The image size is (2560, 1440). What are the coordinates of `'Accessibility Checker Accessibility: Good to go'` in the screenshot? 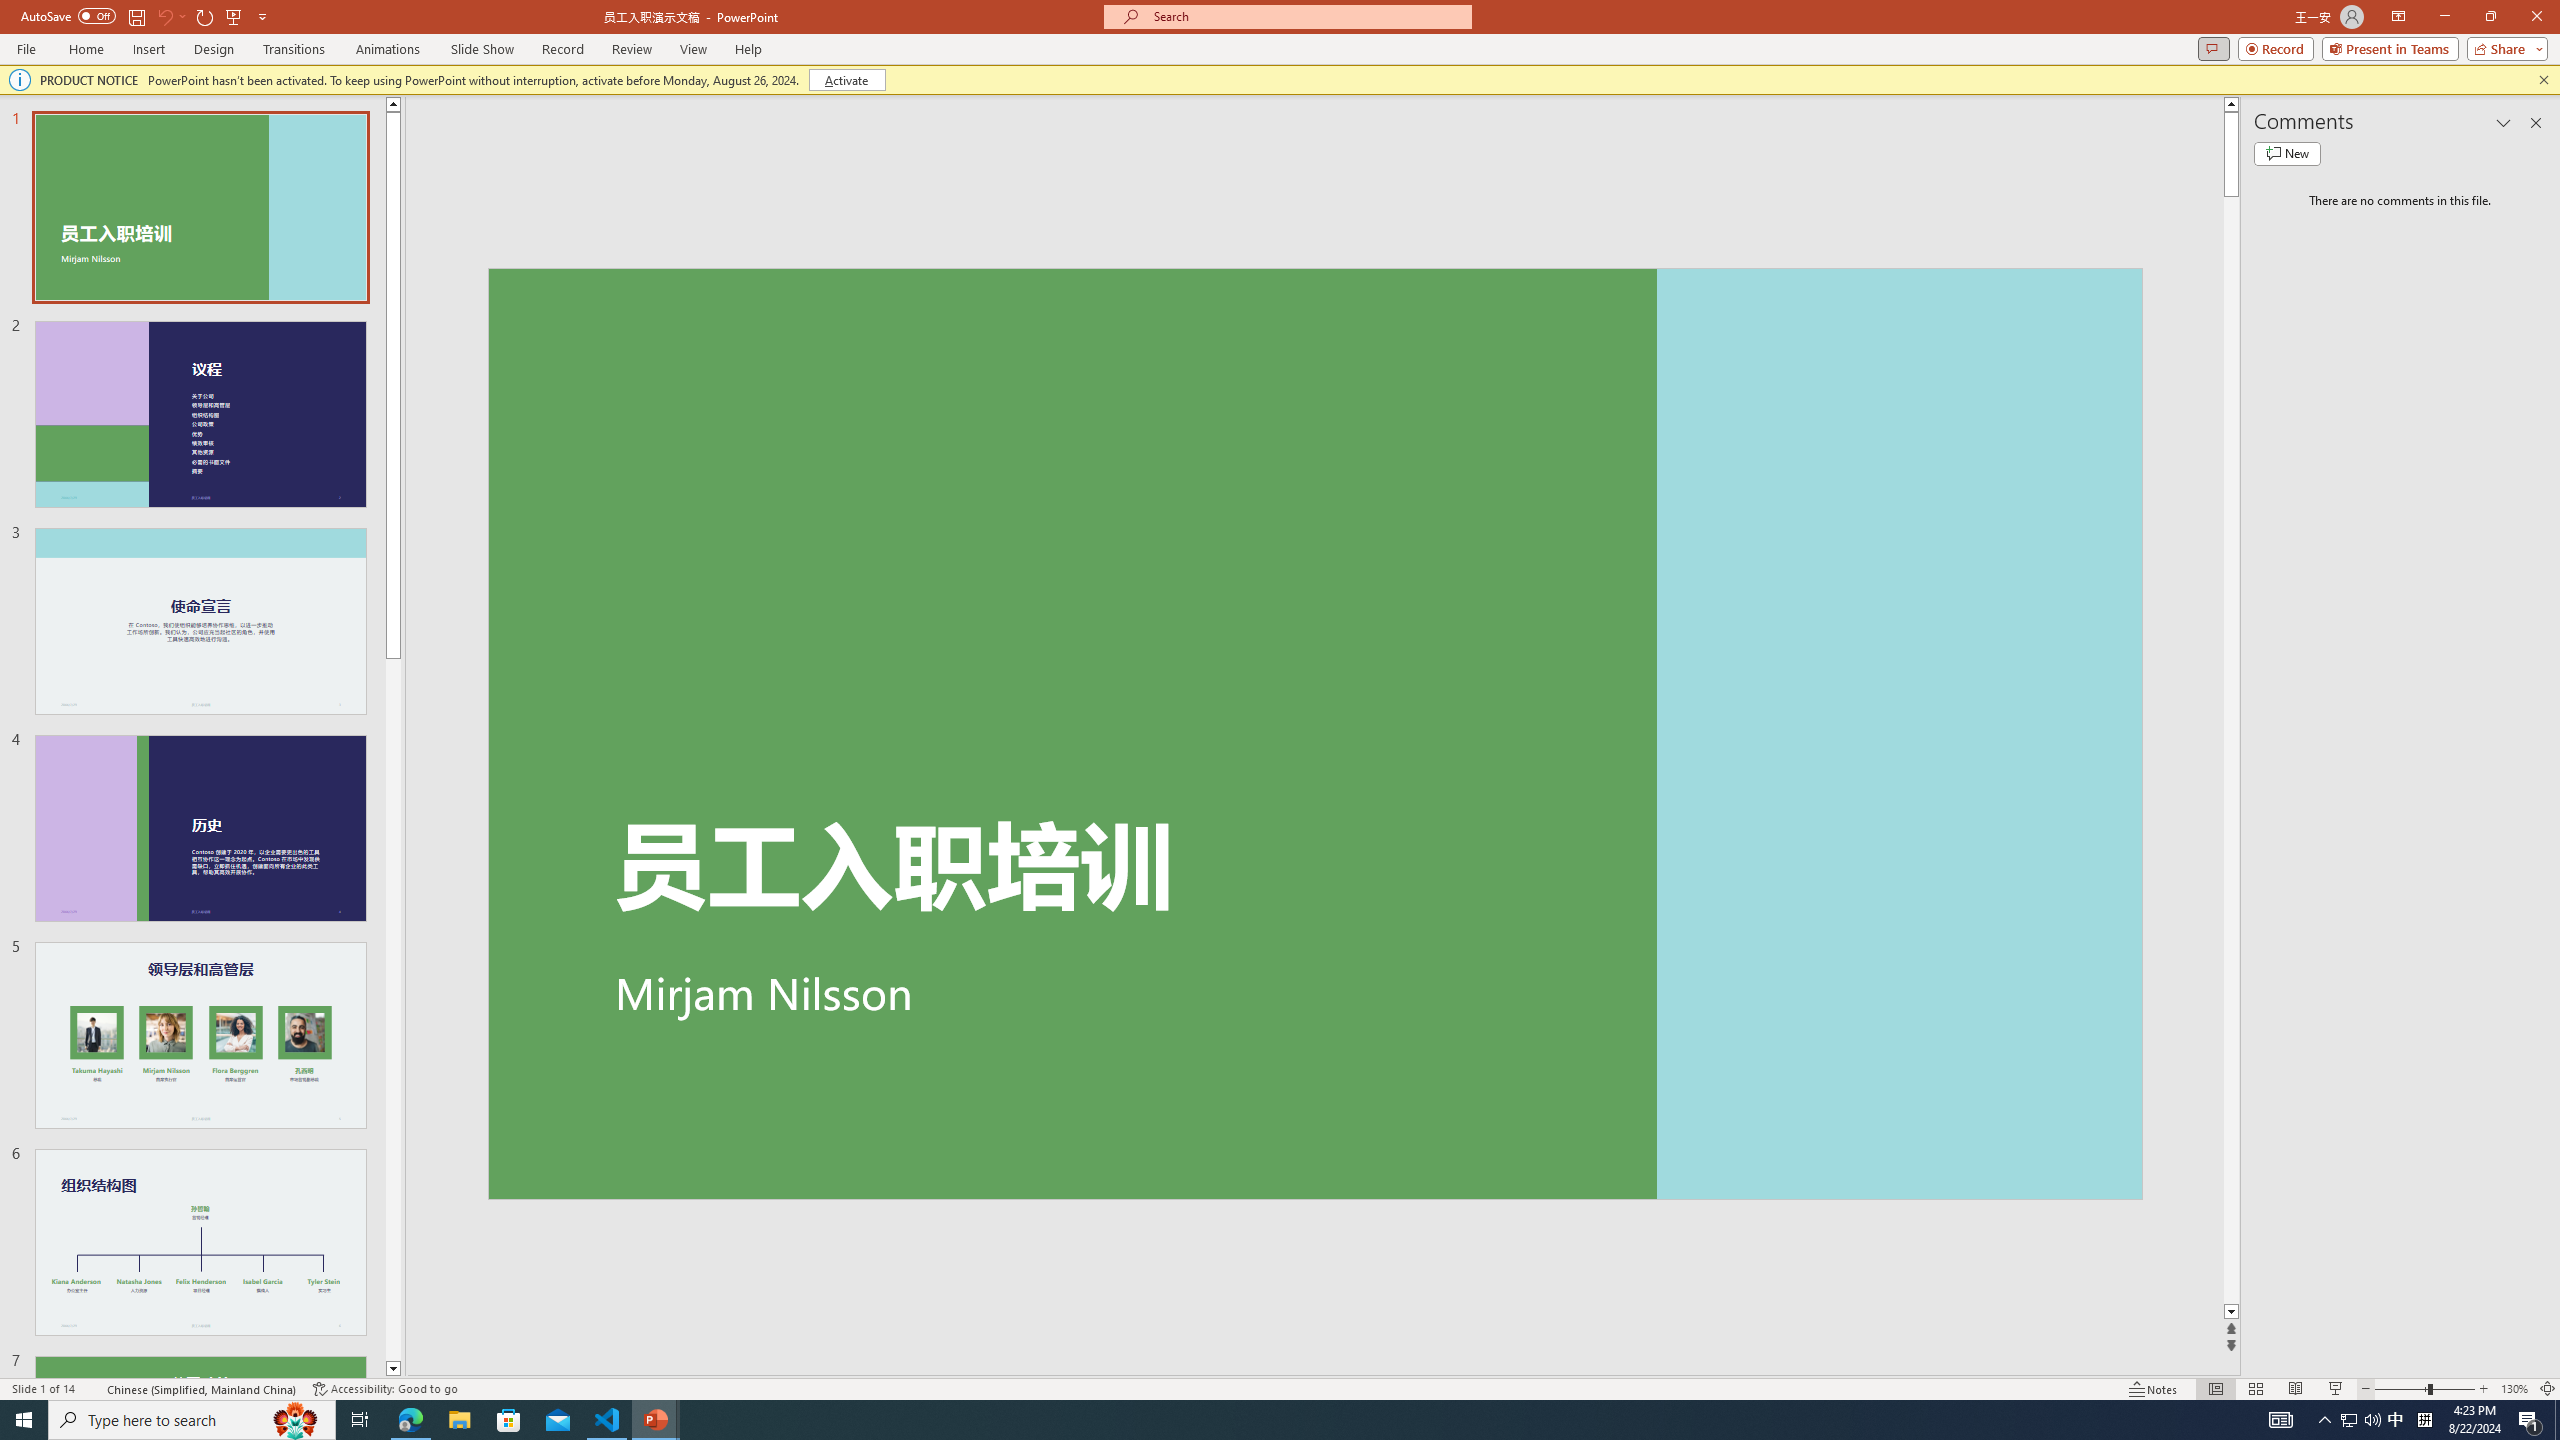 It's located at (384, 1389).